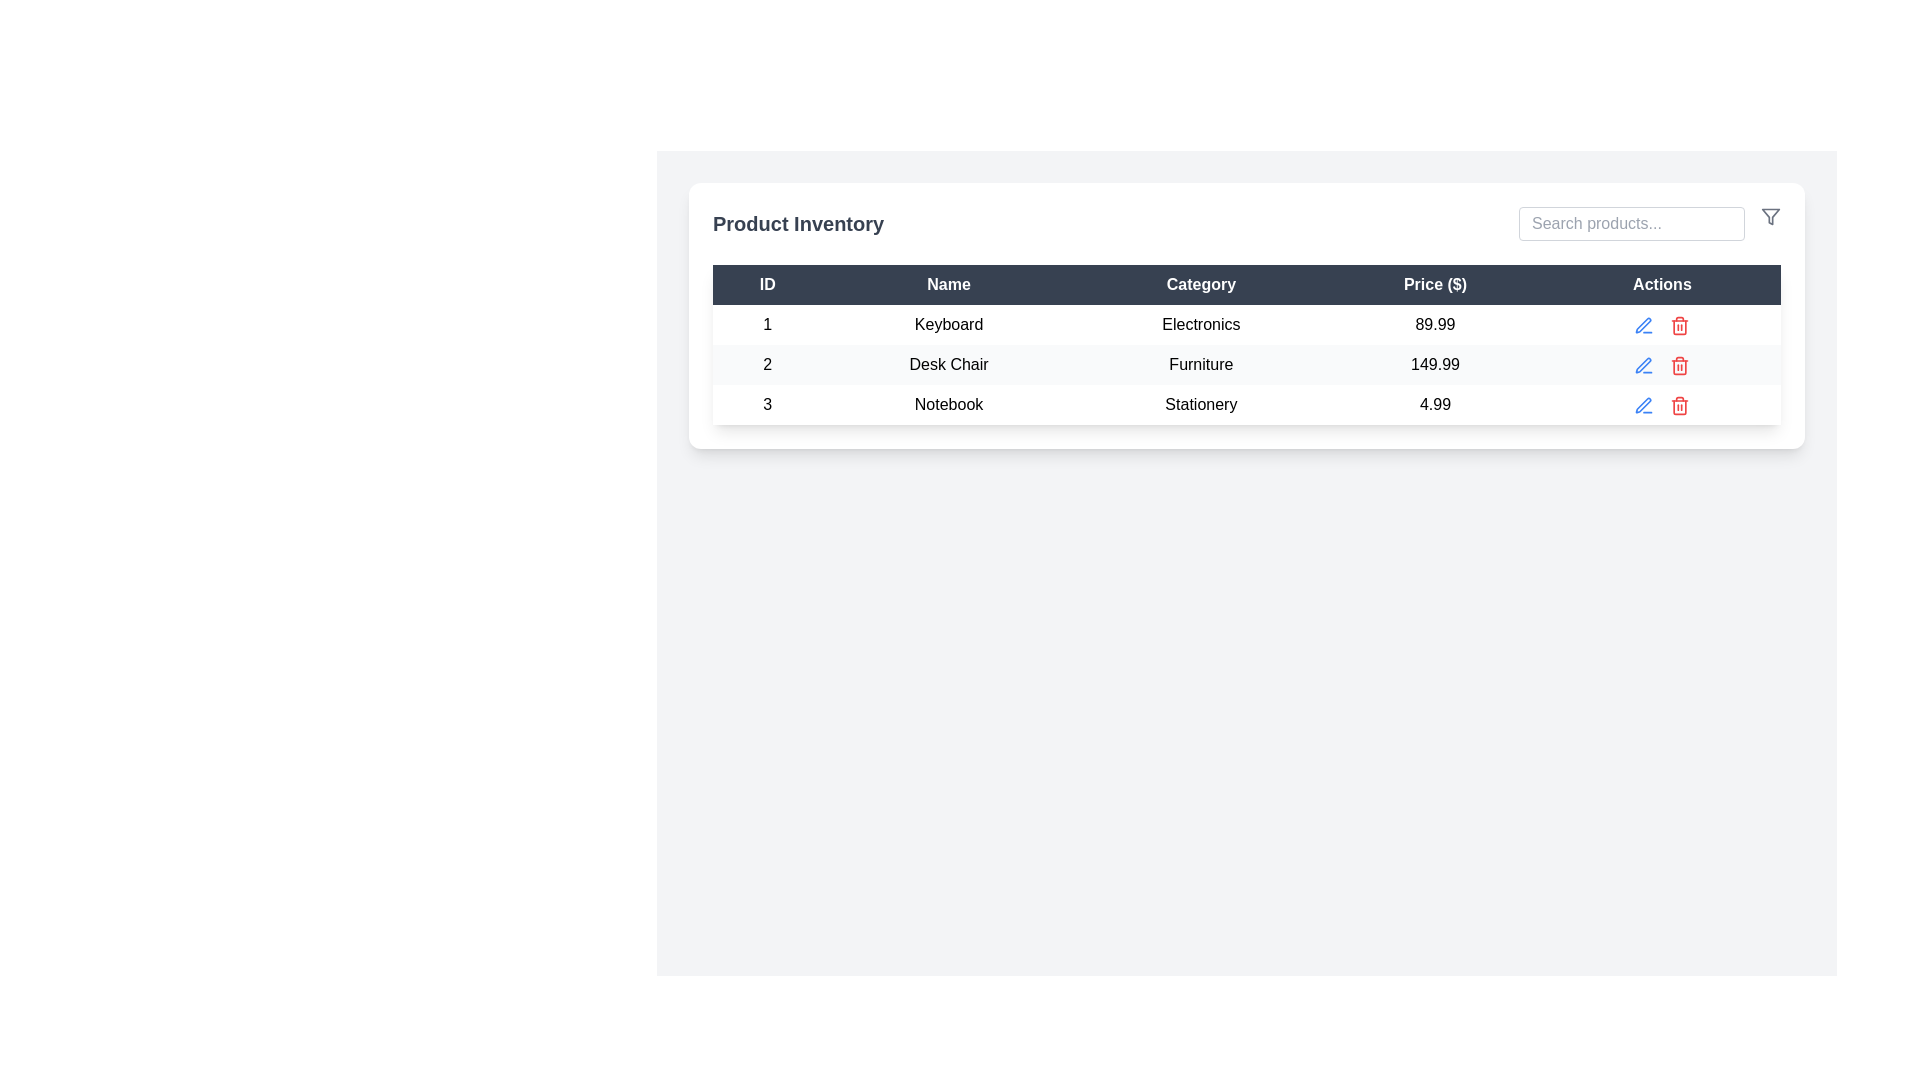 Image resolution: width=1920 pixels, height=1080 pixels. I want to click on the Table Header Cell that serves as the header for the ID column, located at the top-left corner of the table's header row, so click(766, 285).